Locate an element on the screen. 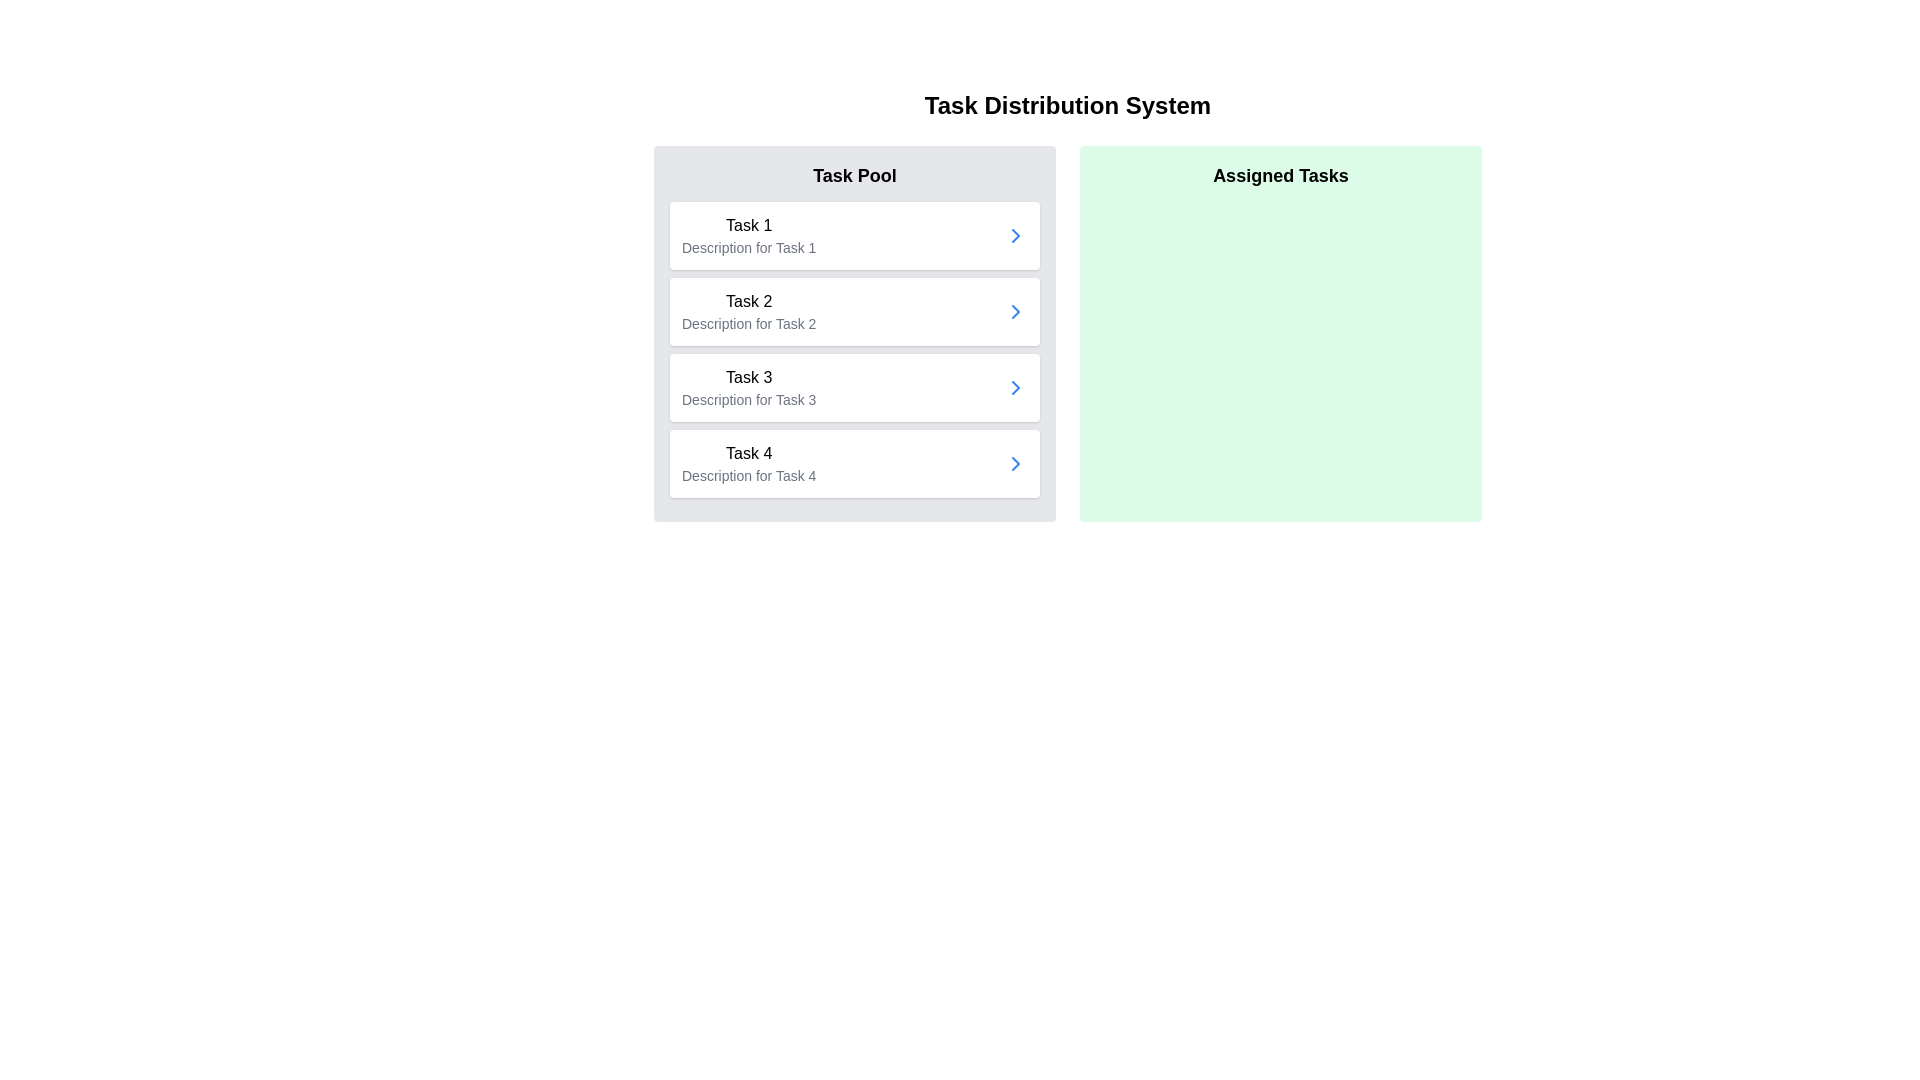  the fourth task entry in the 'Task Pool' section, which displays the task's title and description is located at coordinates (748, 463).